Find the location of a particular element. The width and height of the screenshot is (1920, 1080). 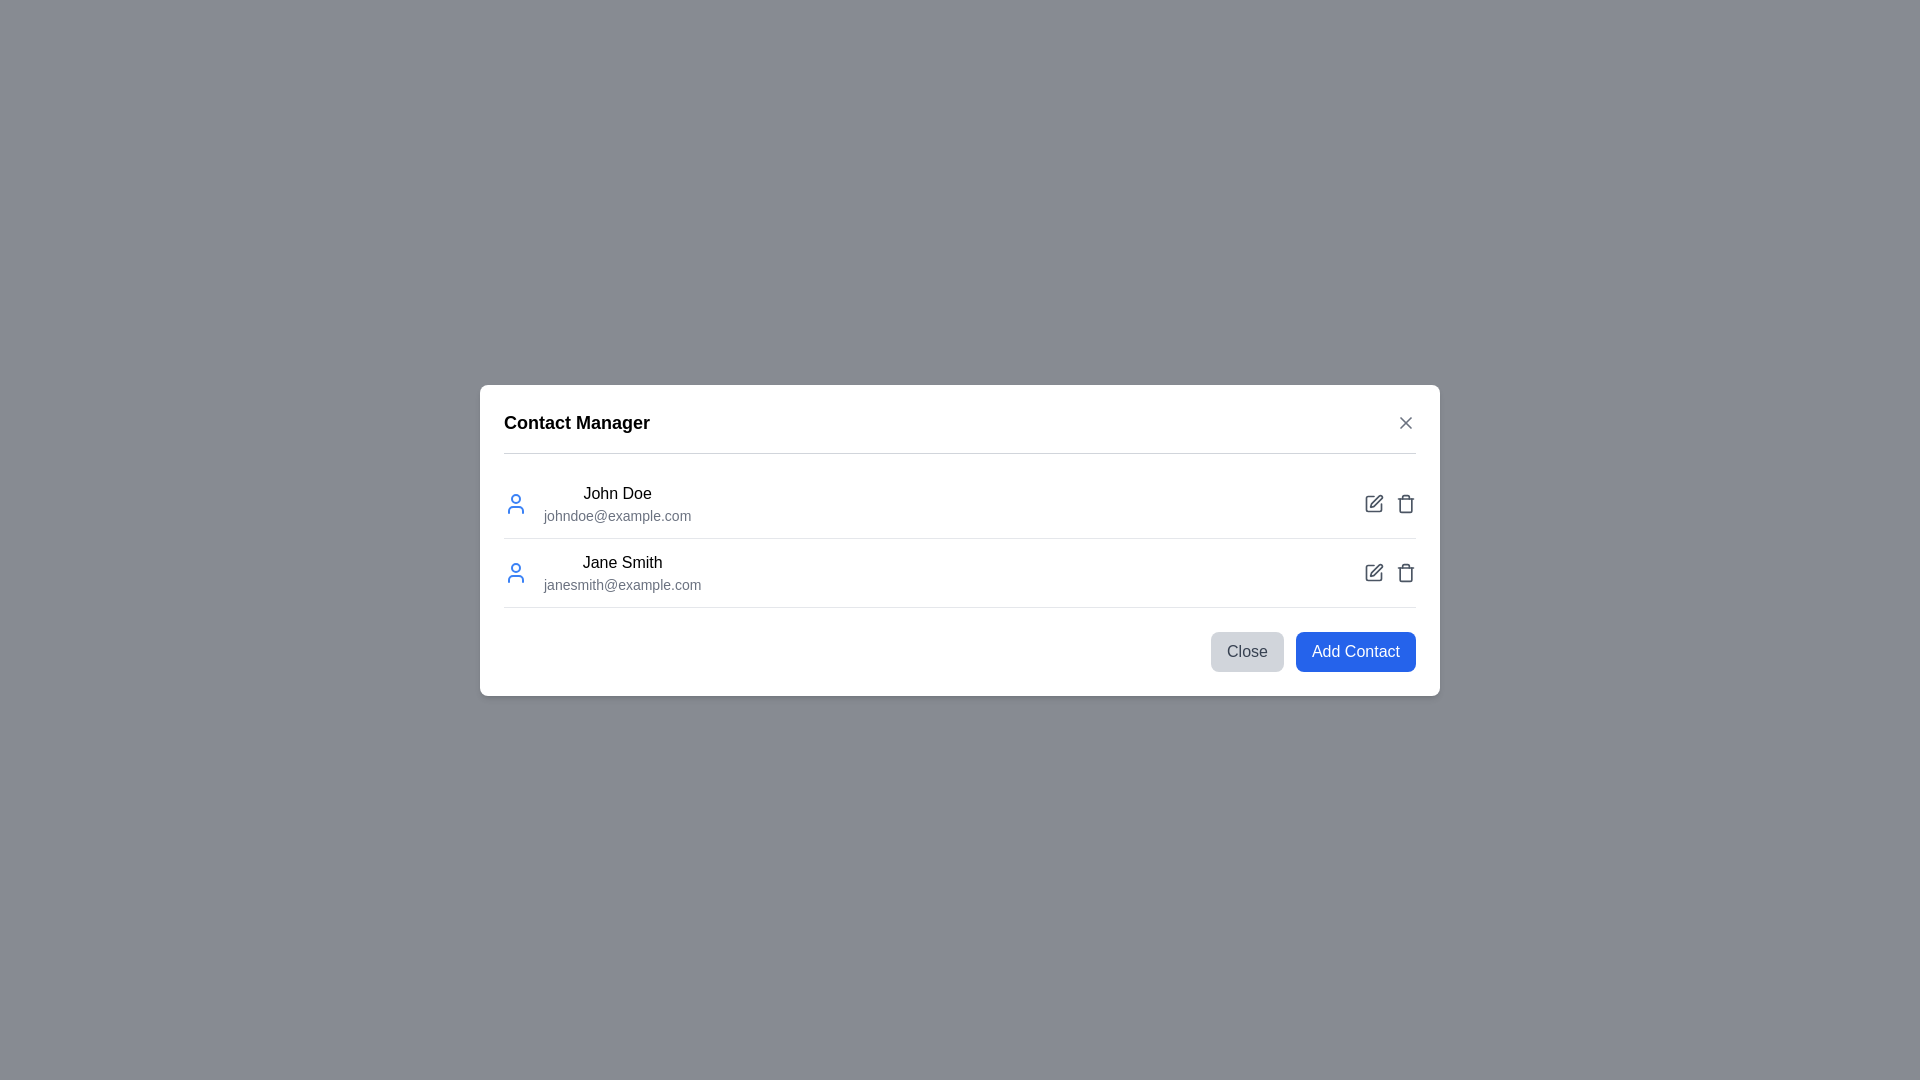

the user icon representing 'John Doe', located at the far left of the entry in the list is located at coordinates (515, 502).